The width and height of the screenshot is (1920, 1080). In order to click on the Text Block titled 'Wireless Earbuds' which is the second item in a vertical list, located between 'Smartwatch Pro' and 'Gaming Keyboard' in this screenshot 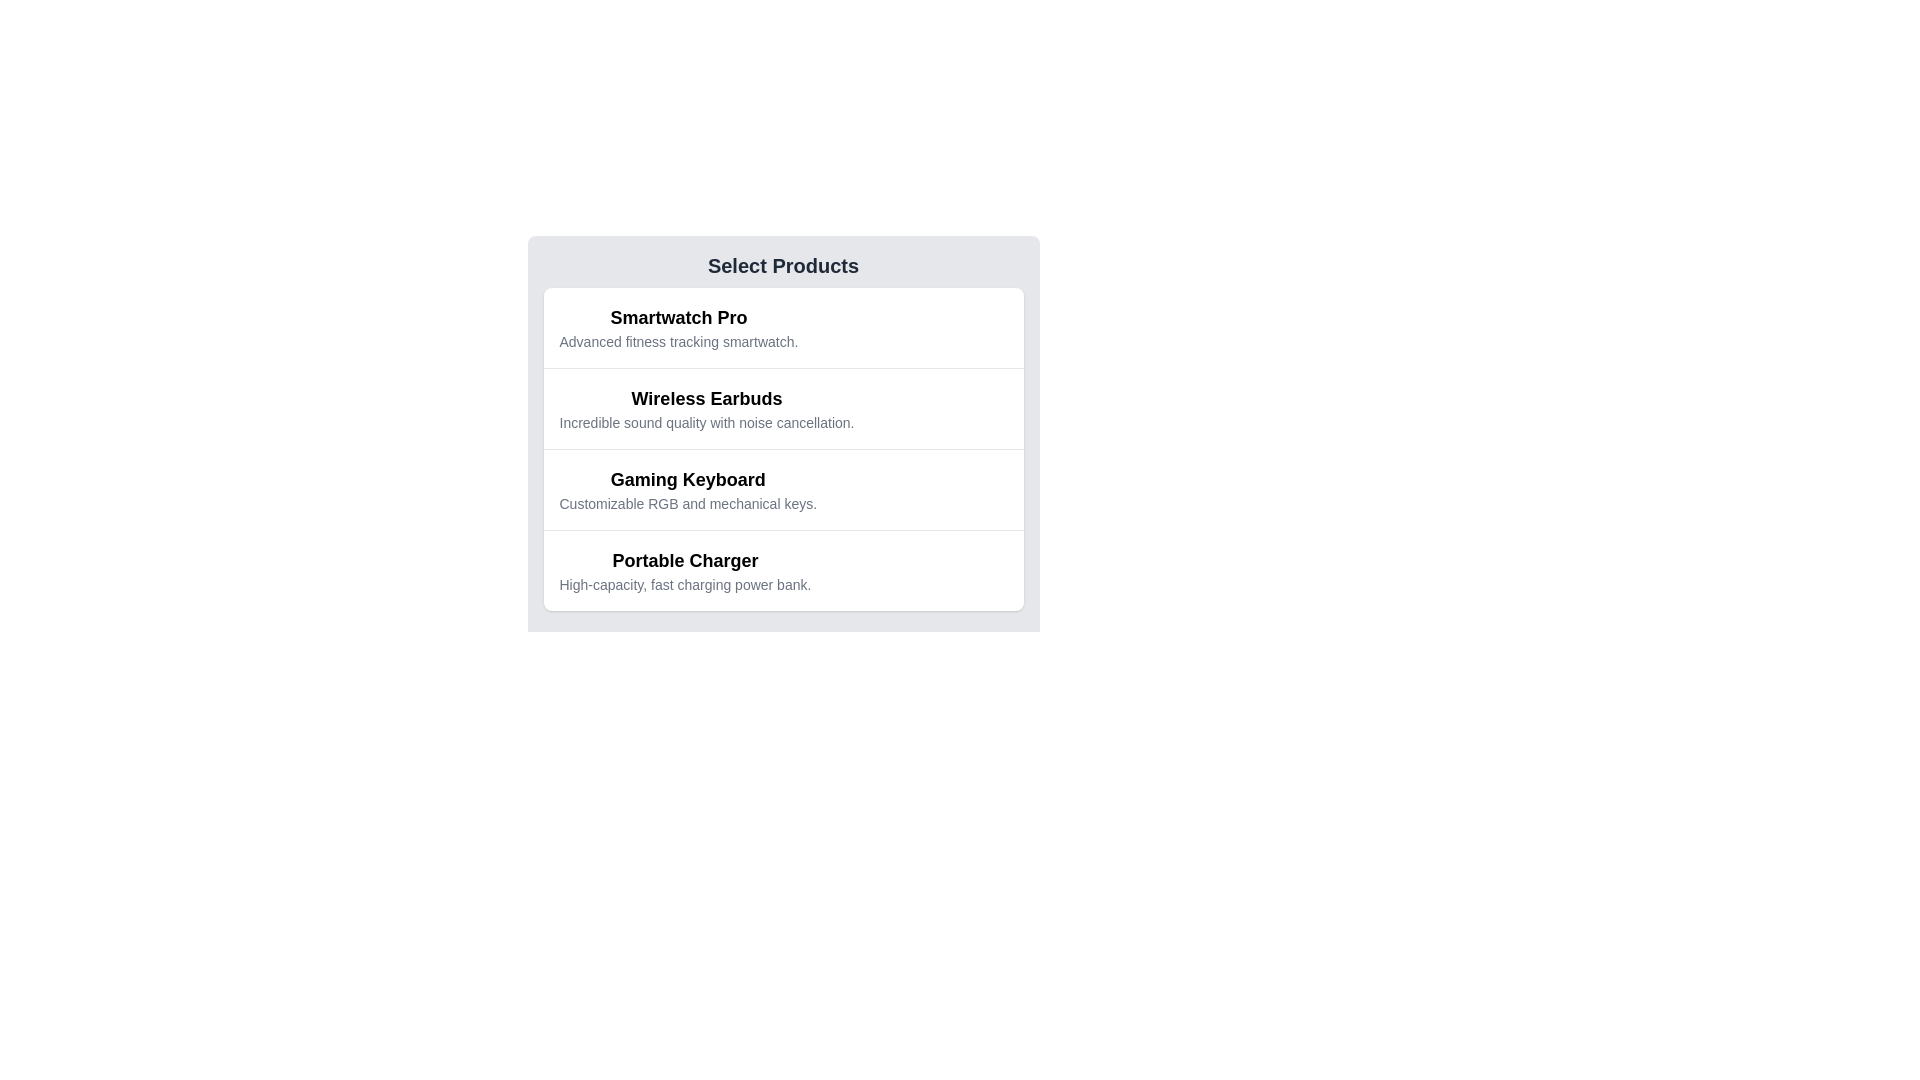, I will do `click(706, 407)`.